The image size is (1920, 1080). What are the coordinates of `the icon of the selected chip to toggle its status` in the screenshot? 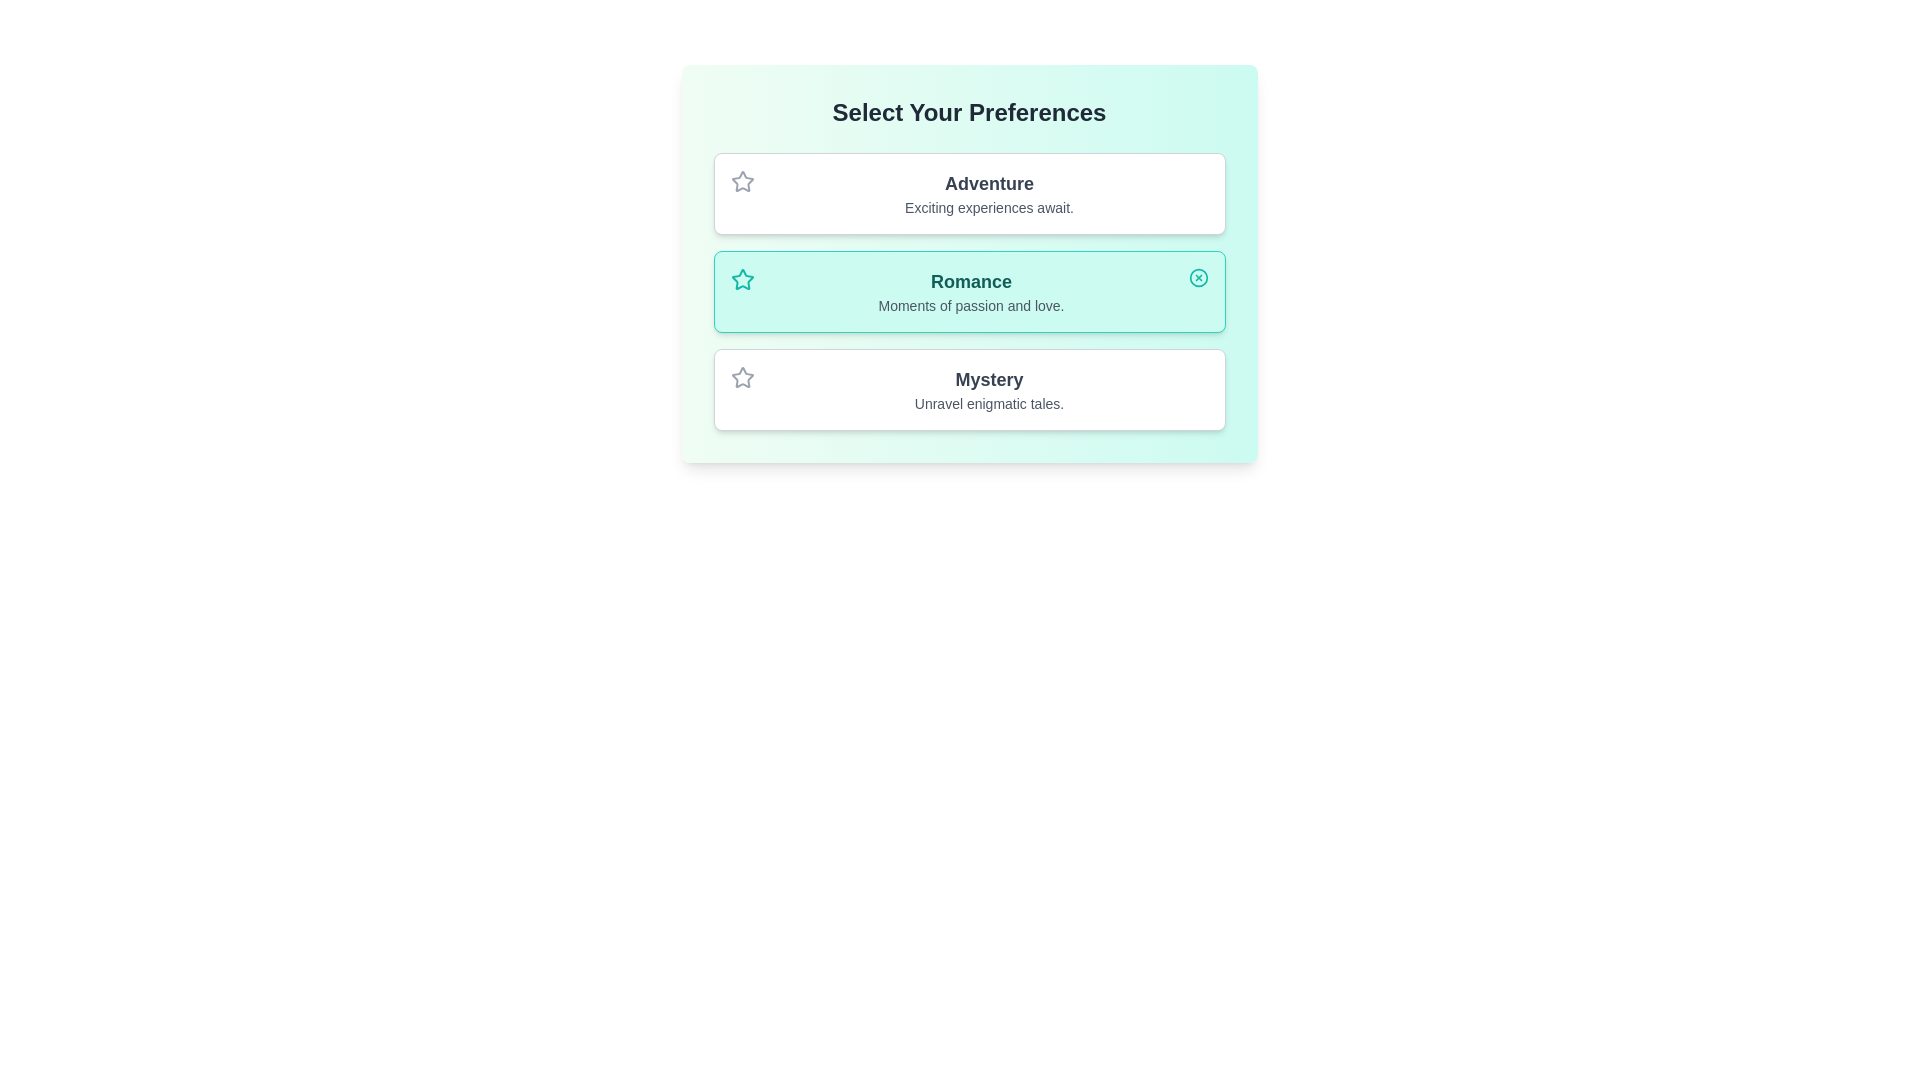 It's located at (1198, 277).